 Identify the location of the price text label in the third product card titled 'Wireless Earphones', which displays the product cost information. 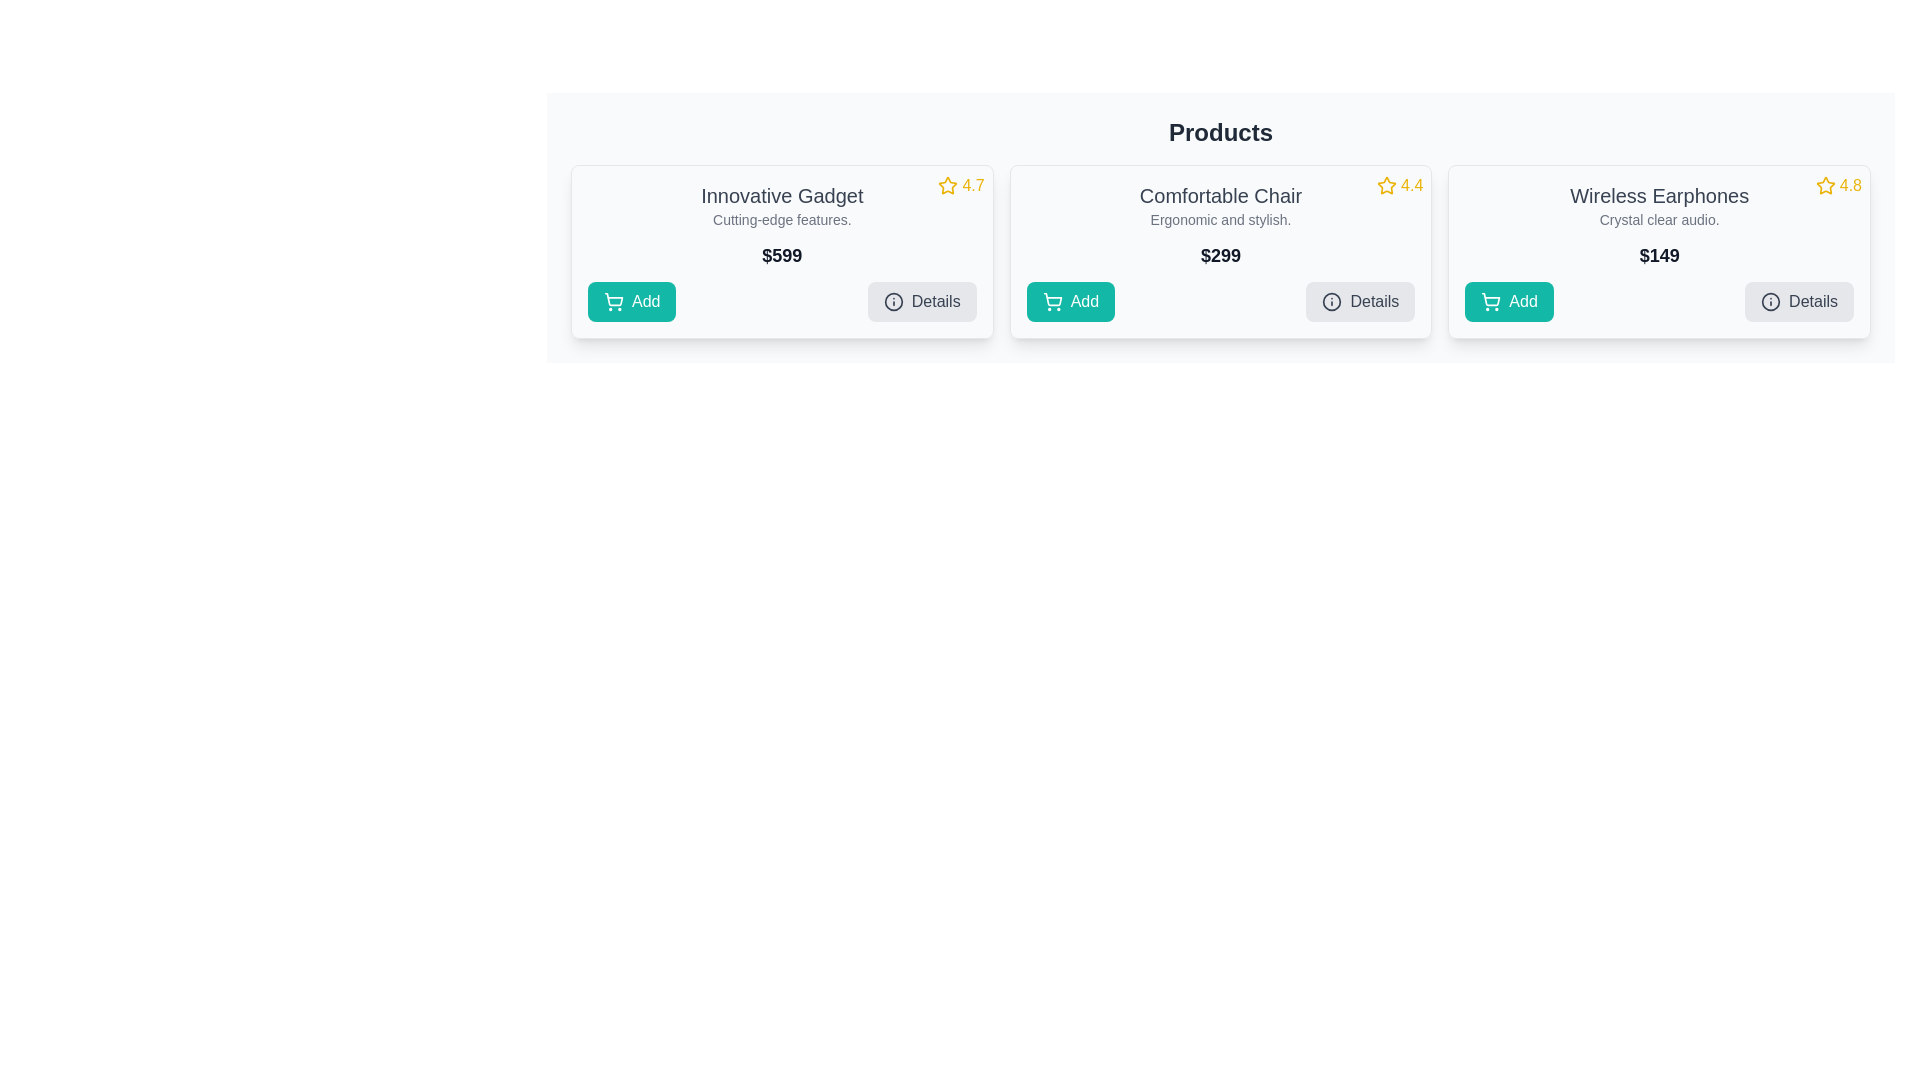
(1659, 254).